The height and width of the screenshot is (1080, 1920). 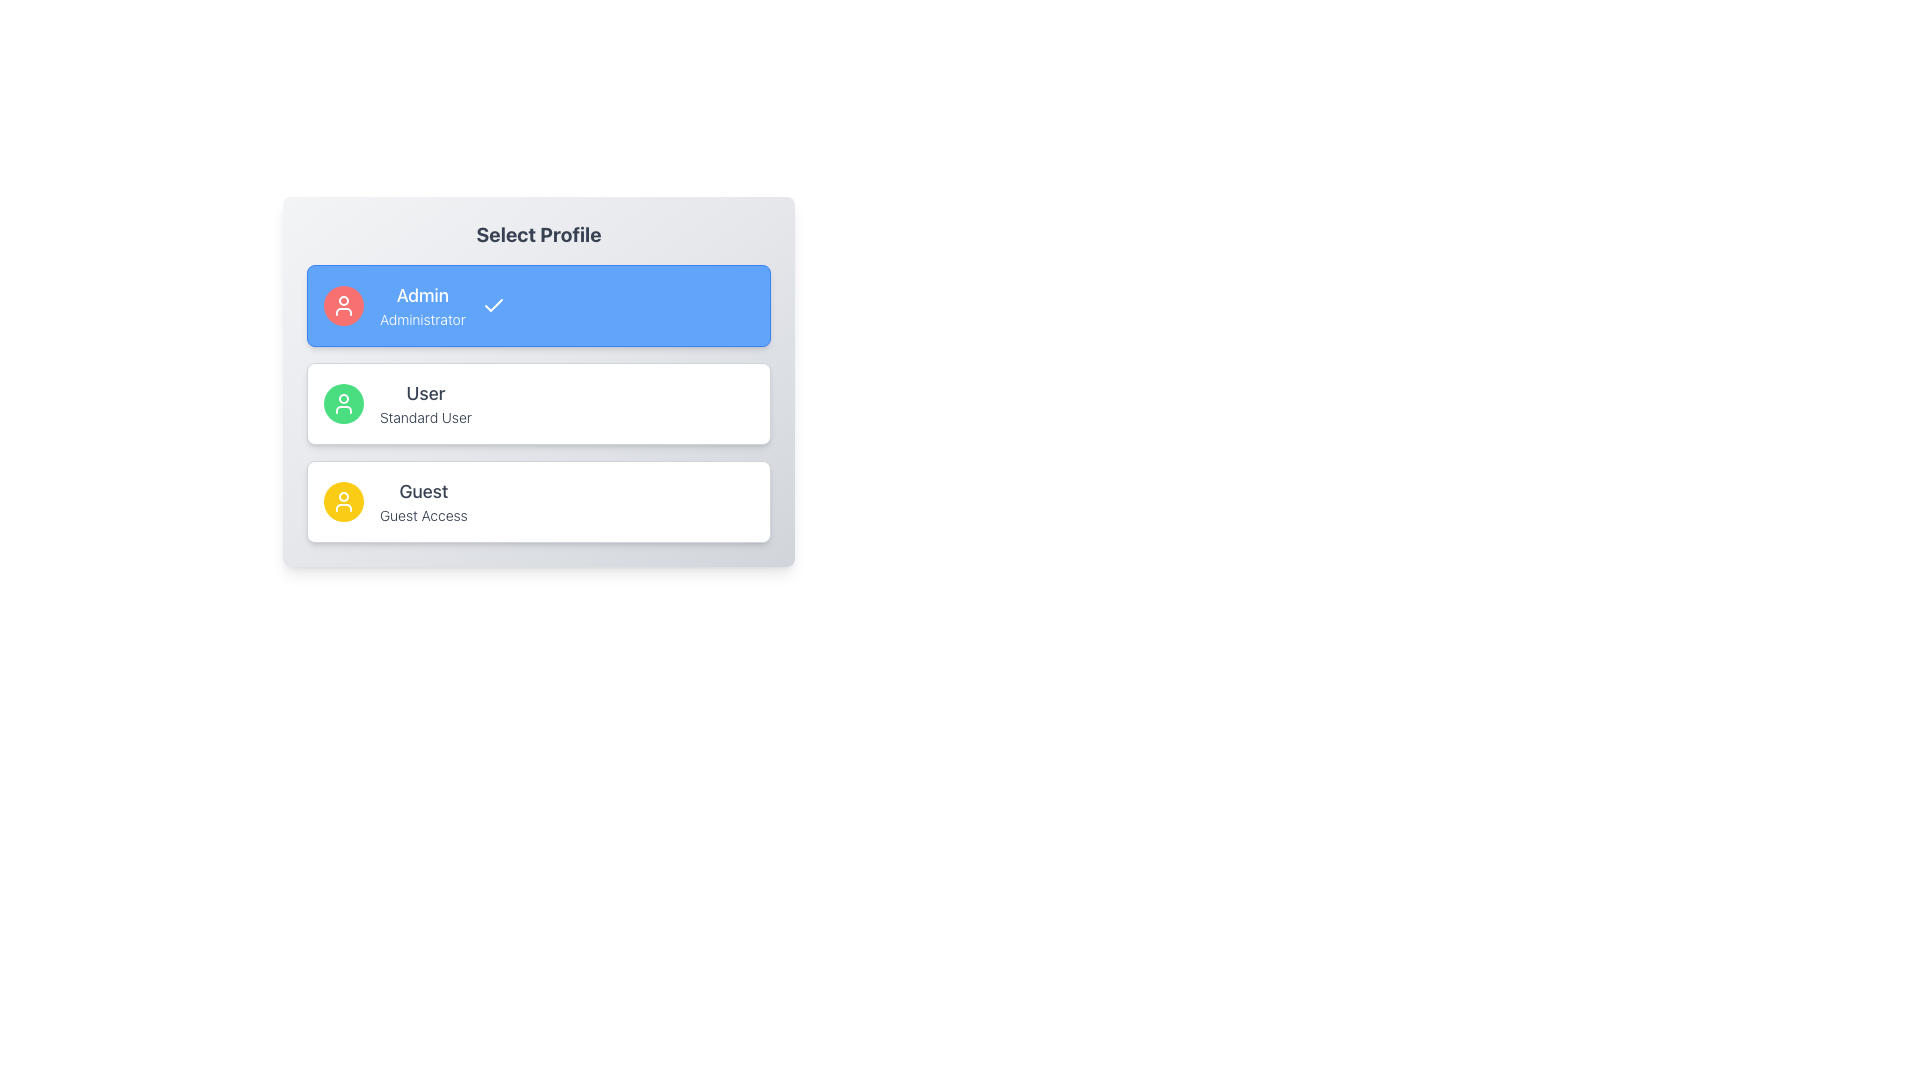 What do you see at coordinates (421, 296) in the screenshot?
I see `text label displaying 'Admin', styled in a larger bold font, located within a blue rectangular background at the specified coordinates` at bounding box center [421, 296].